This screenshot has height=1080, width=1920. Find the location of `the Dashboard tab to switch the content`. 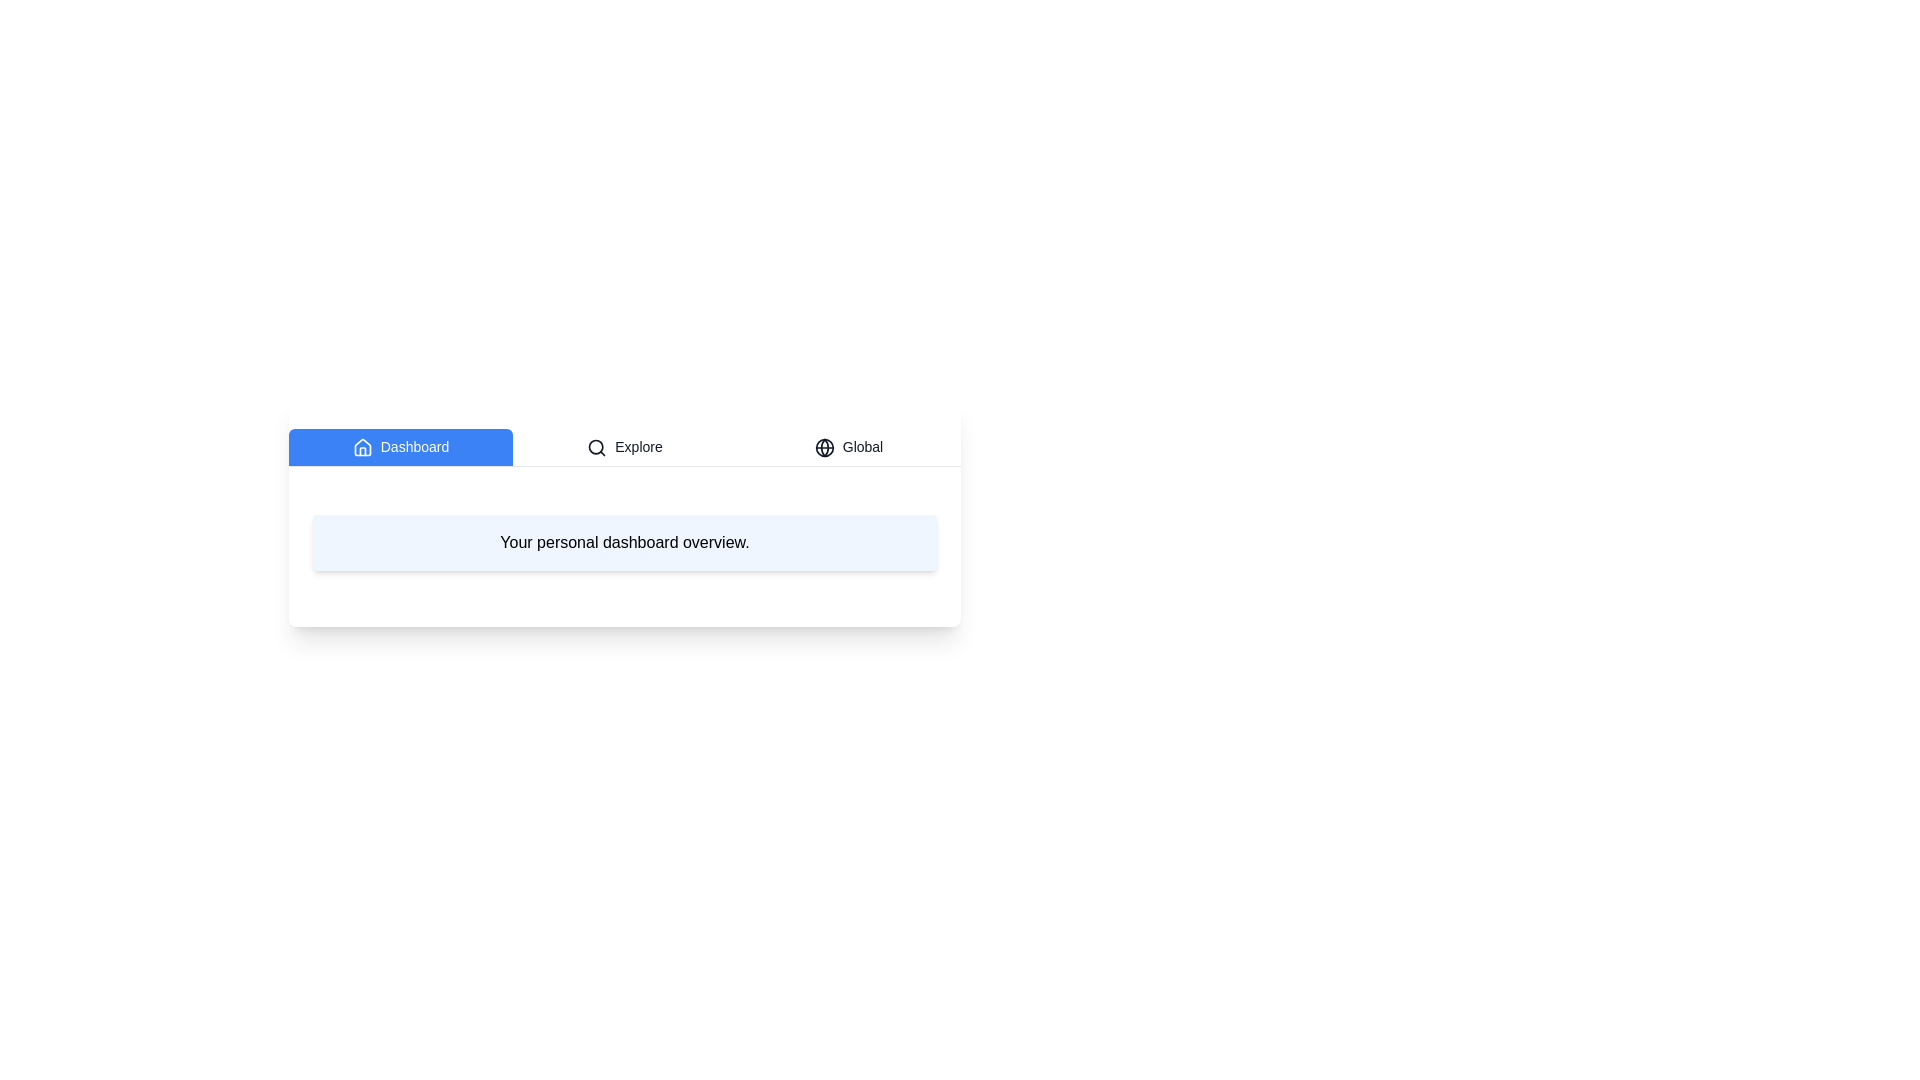

the Dashboard tab to switch the content is located at coordinates (400, 446).